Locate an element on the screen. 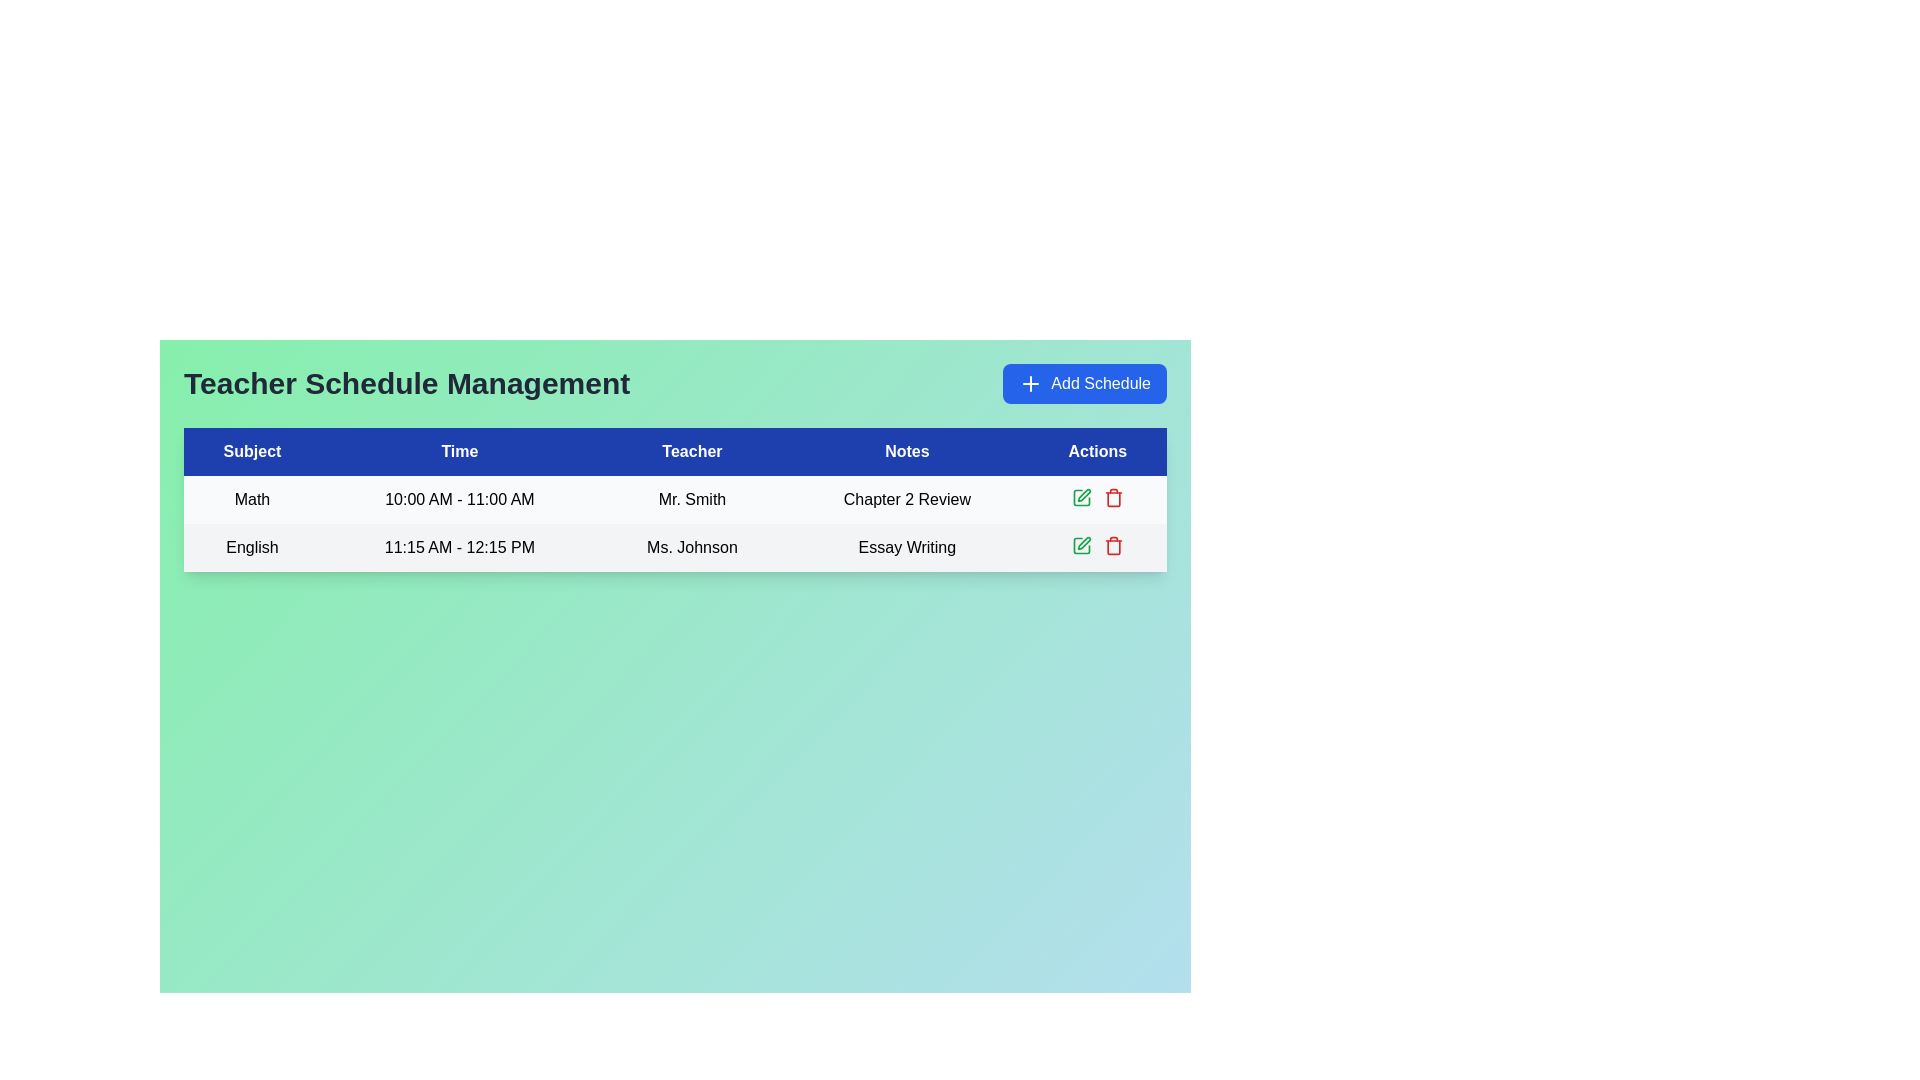 This screenshot has height=1080, width=1920. the text element displaying 'English' in the second row of the table under the 'Subject' column is located at coordinates (251, 547).